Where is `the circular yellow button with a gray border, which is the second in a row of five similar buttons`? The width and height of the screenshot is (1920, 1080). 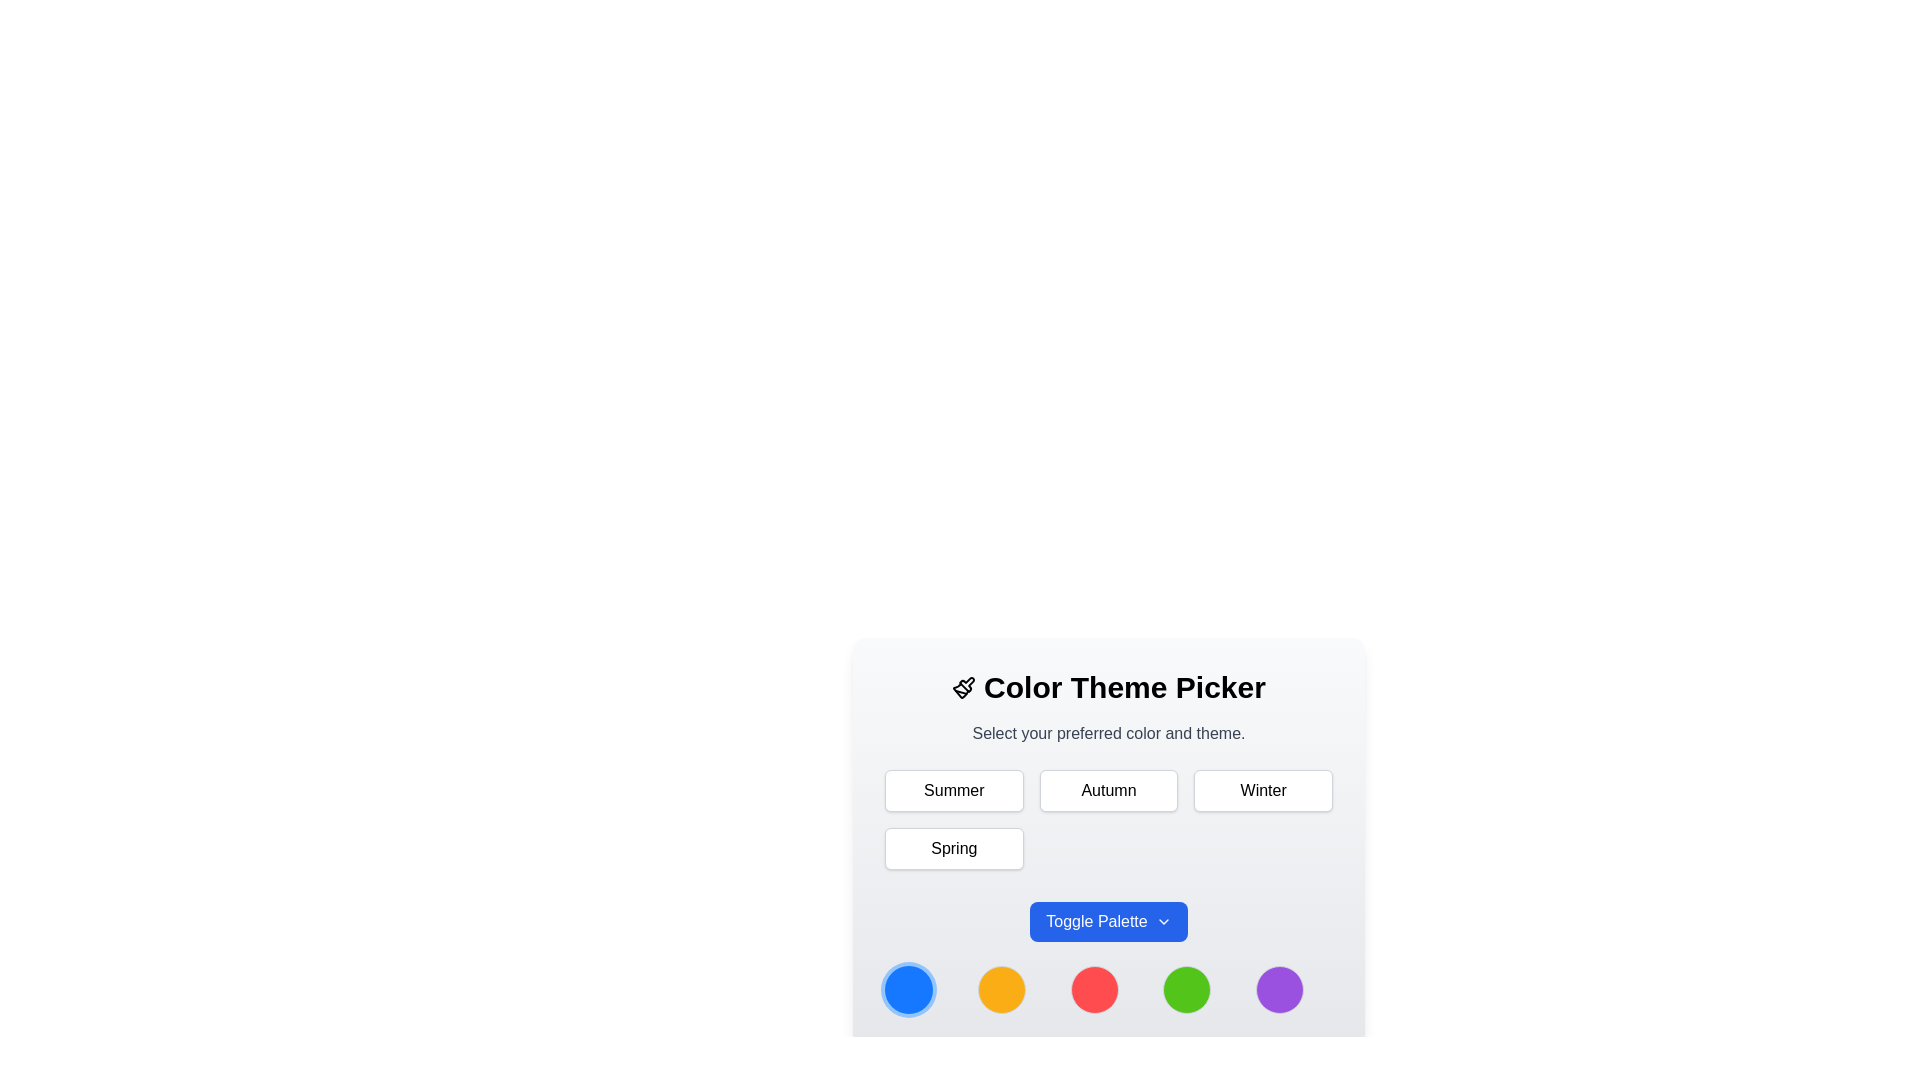 the circular yellow button with a gray border, which is the second in a row of five similar buttons is located at coordinates (1001, 990).